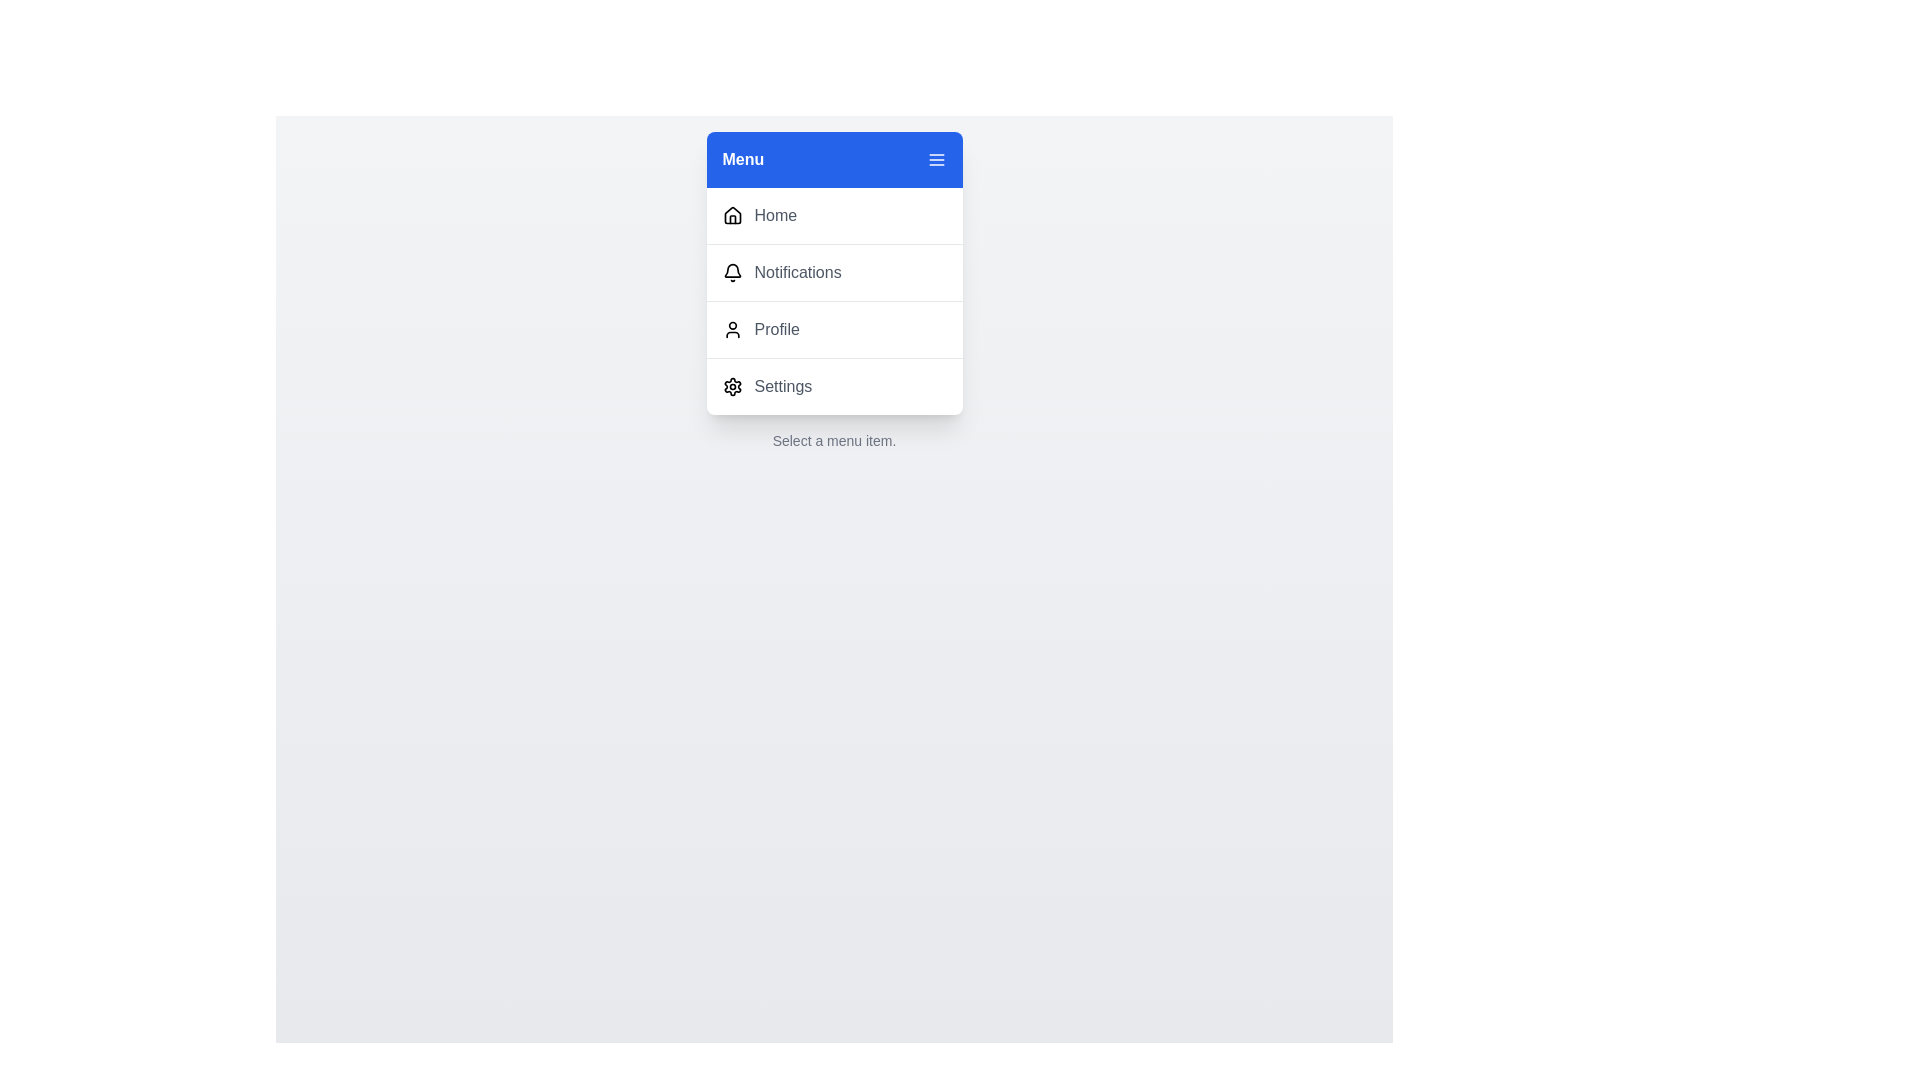  I want to click on the menu item Notifications from the menu, so click(834, 272).